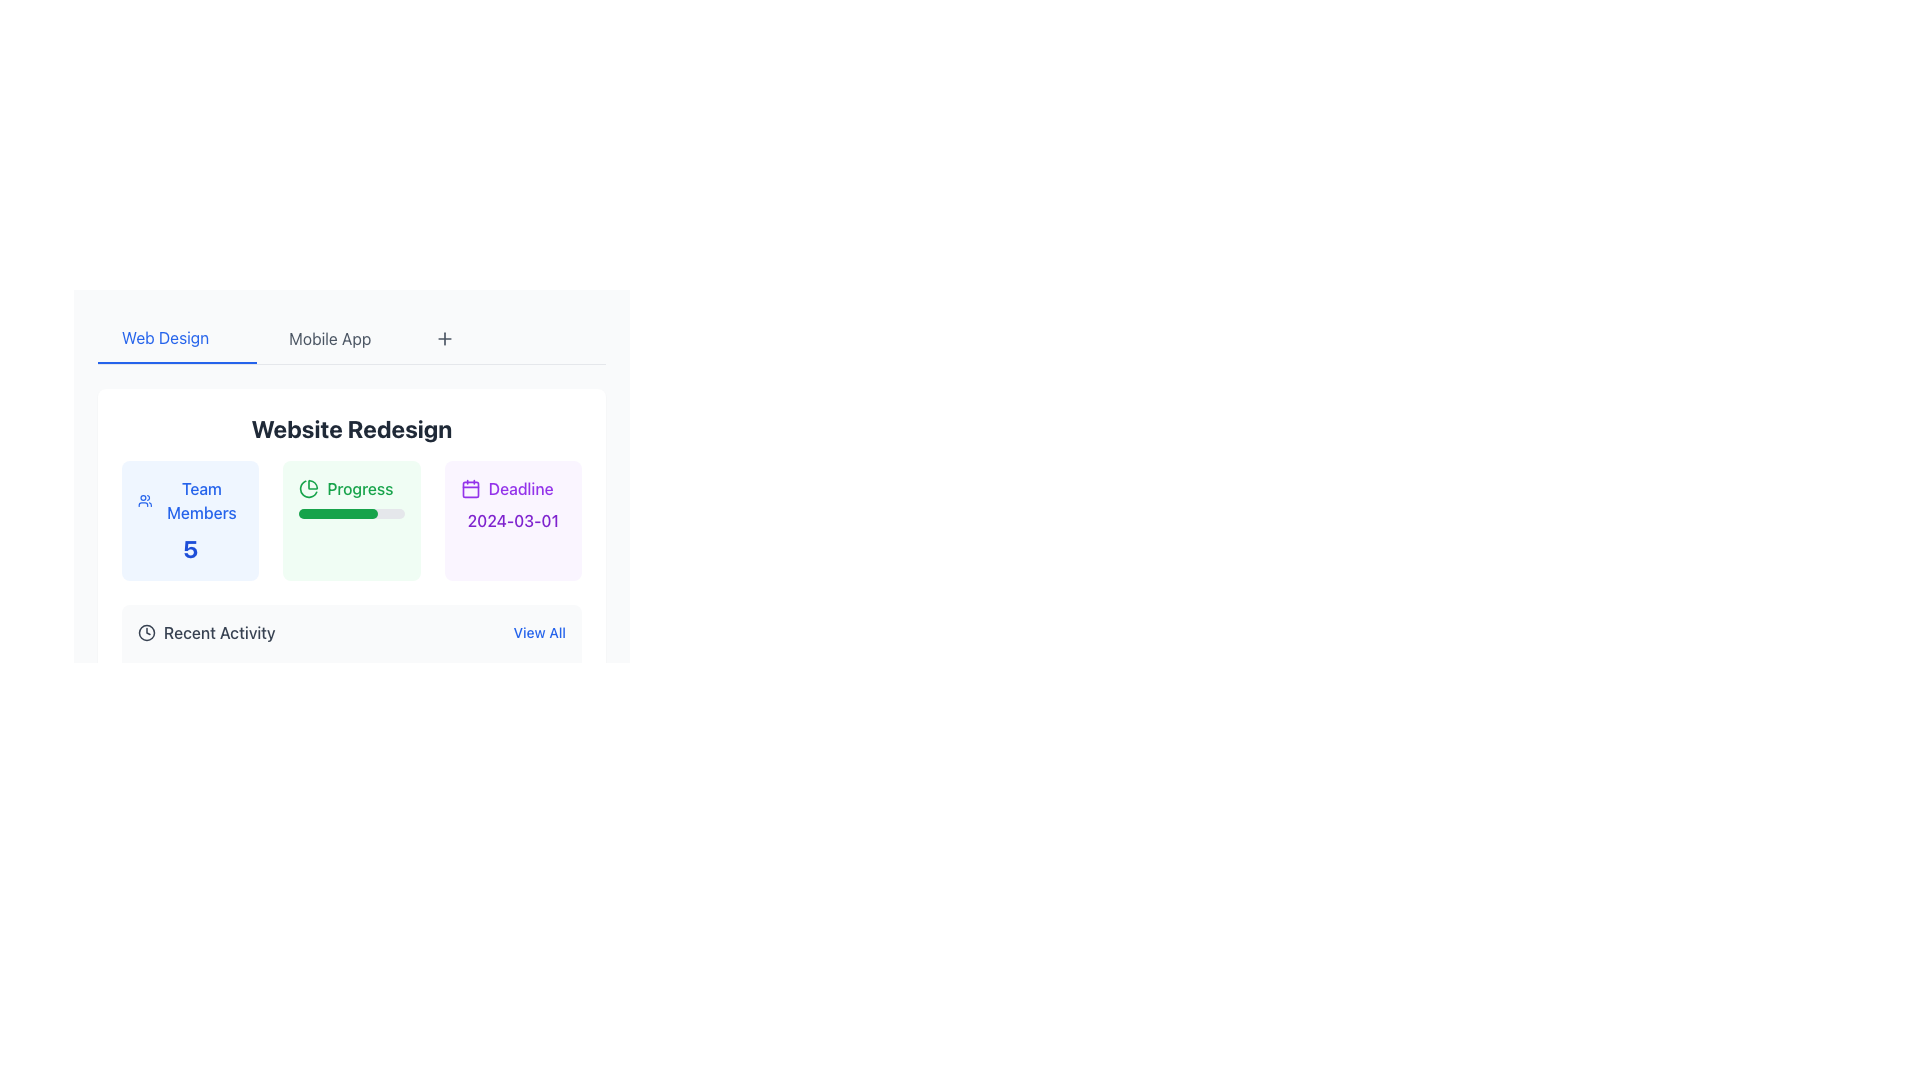 This screenshot has height=1080, width=1920. What do you see at coordinates (206, 632) in the screenshot?
I see `the 'Recent Activity' label element, which features a clock icon and is styled with medium font weight and gray color, located in the lower-left section of the 'Website Redesign' interface` at bounding box center [206, 632].